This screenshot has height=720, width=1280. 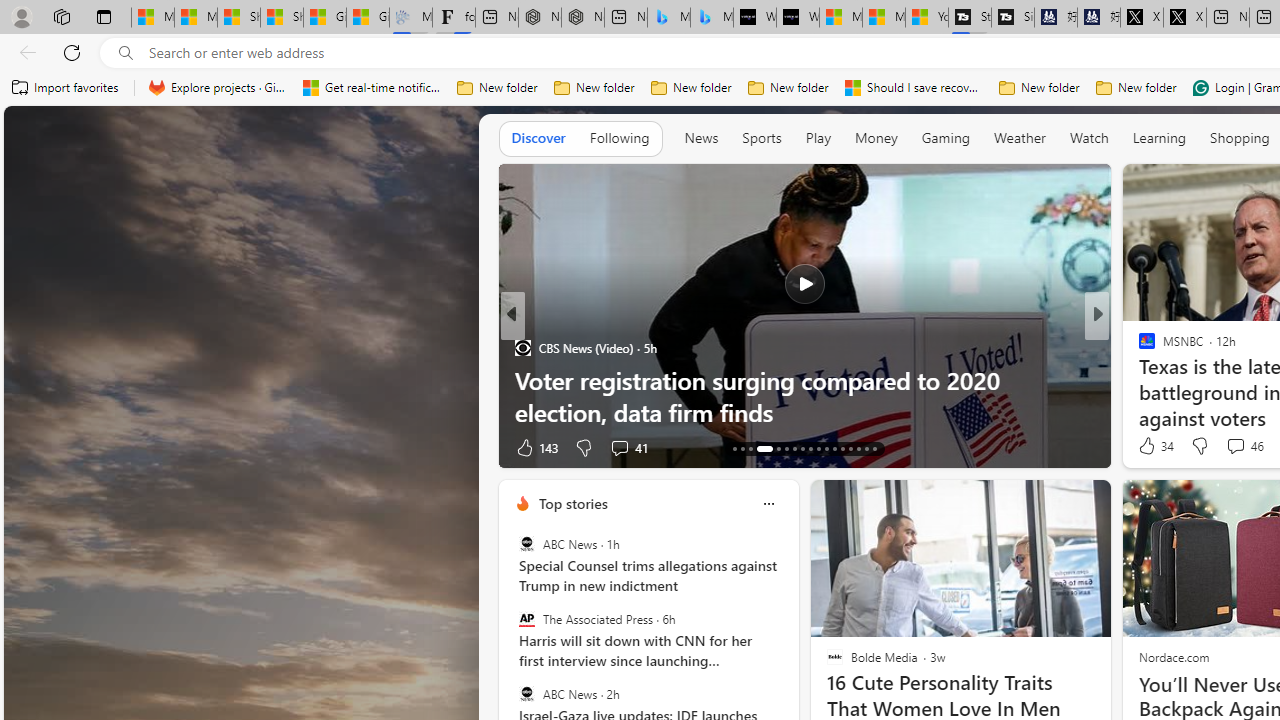 I want to click on 'Washington Examiner', so click(x=1138, y=346).